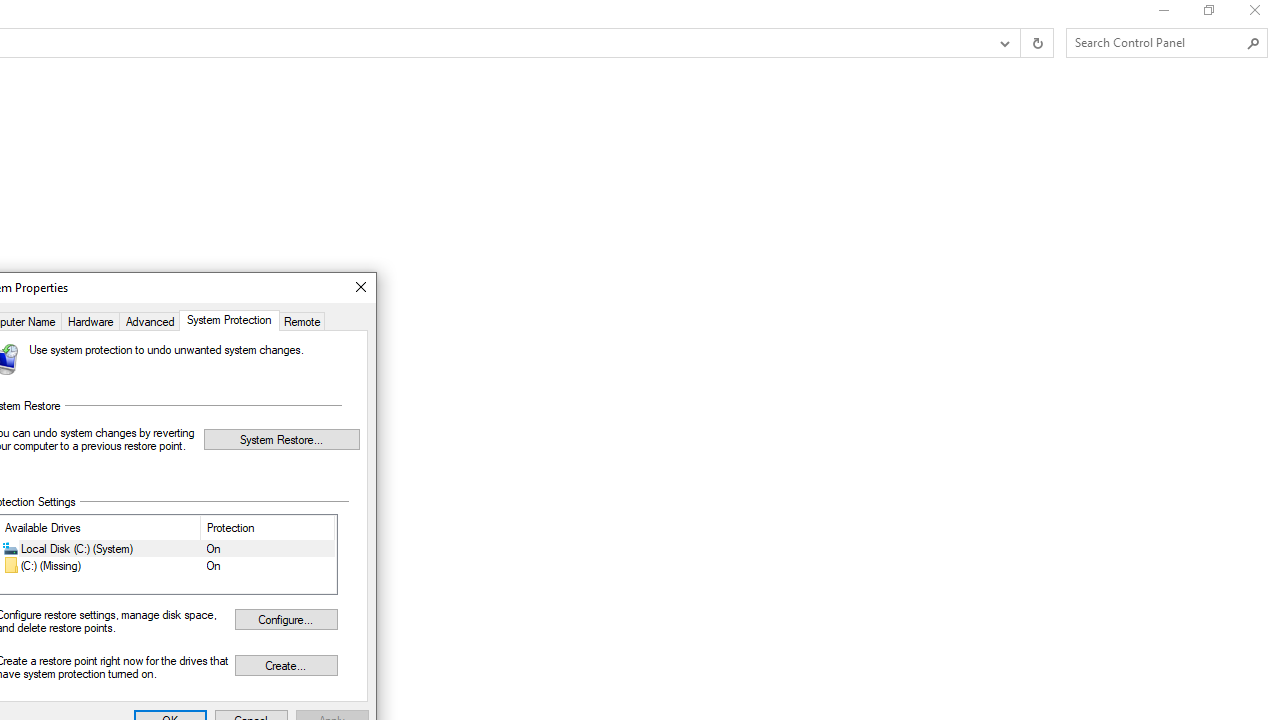  What do you see at coordinates (149, 319) in the screenshot?
I see `'Advanced'` at bounding box center [149, 319].